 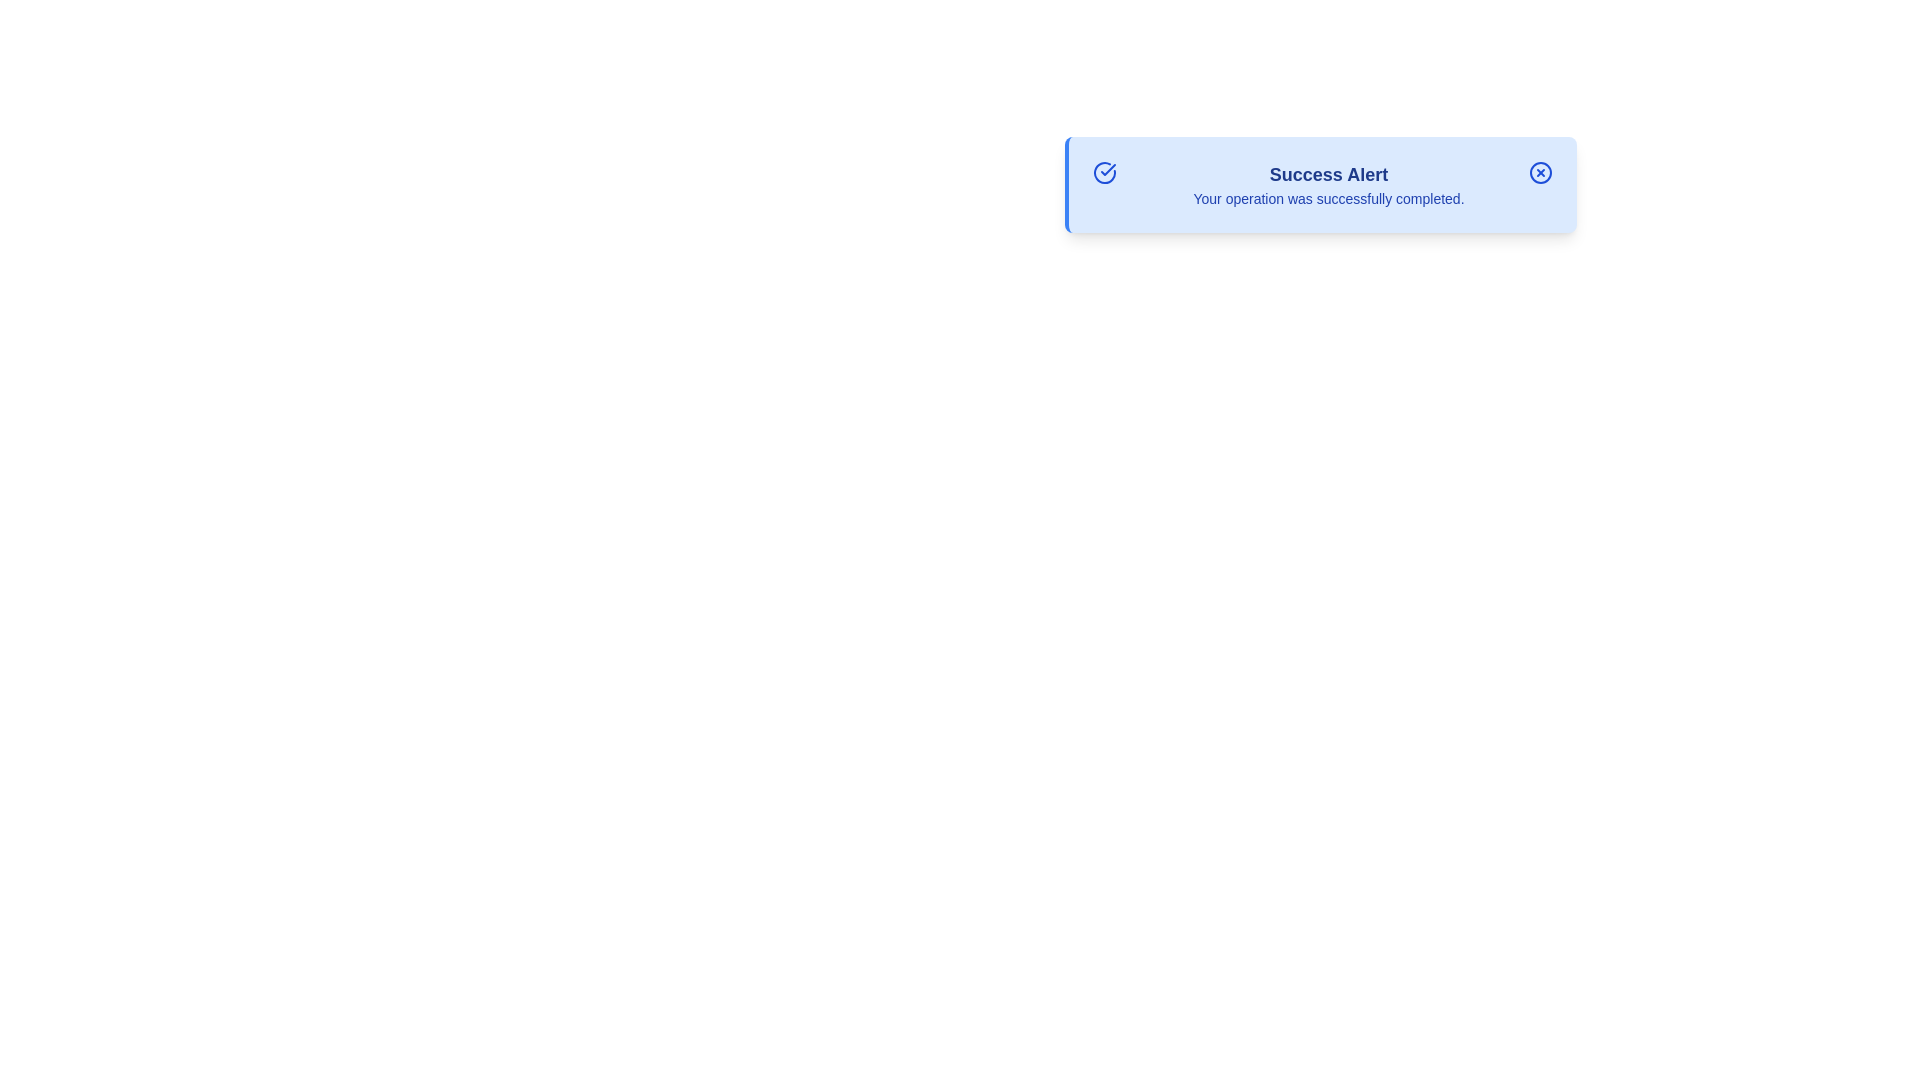 I want to click on the notification title or text, so click(x=1329, y=173).